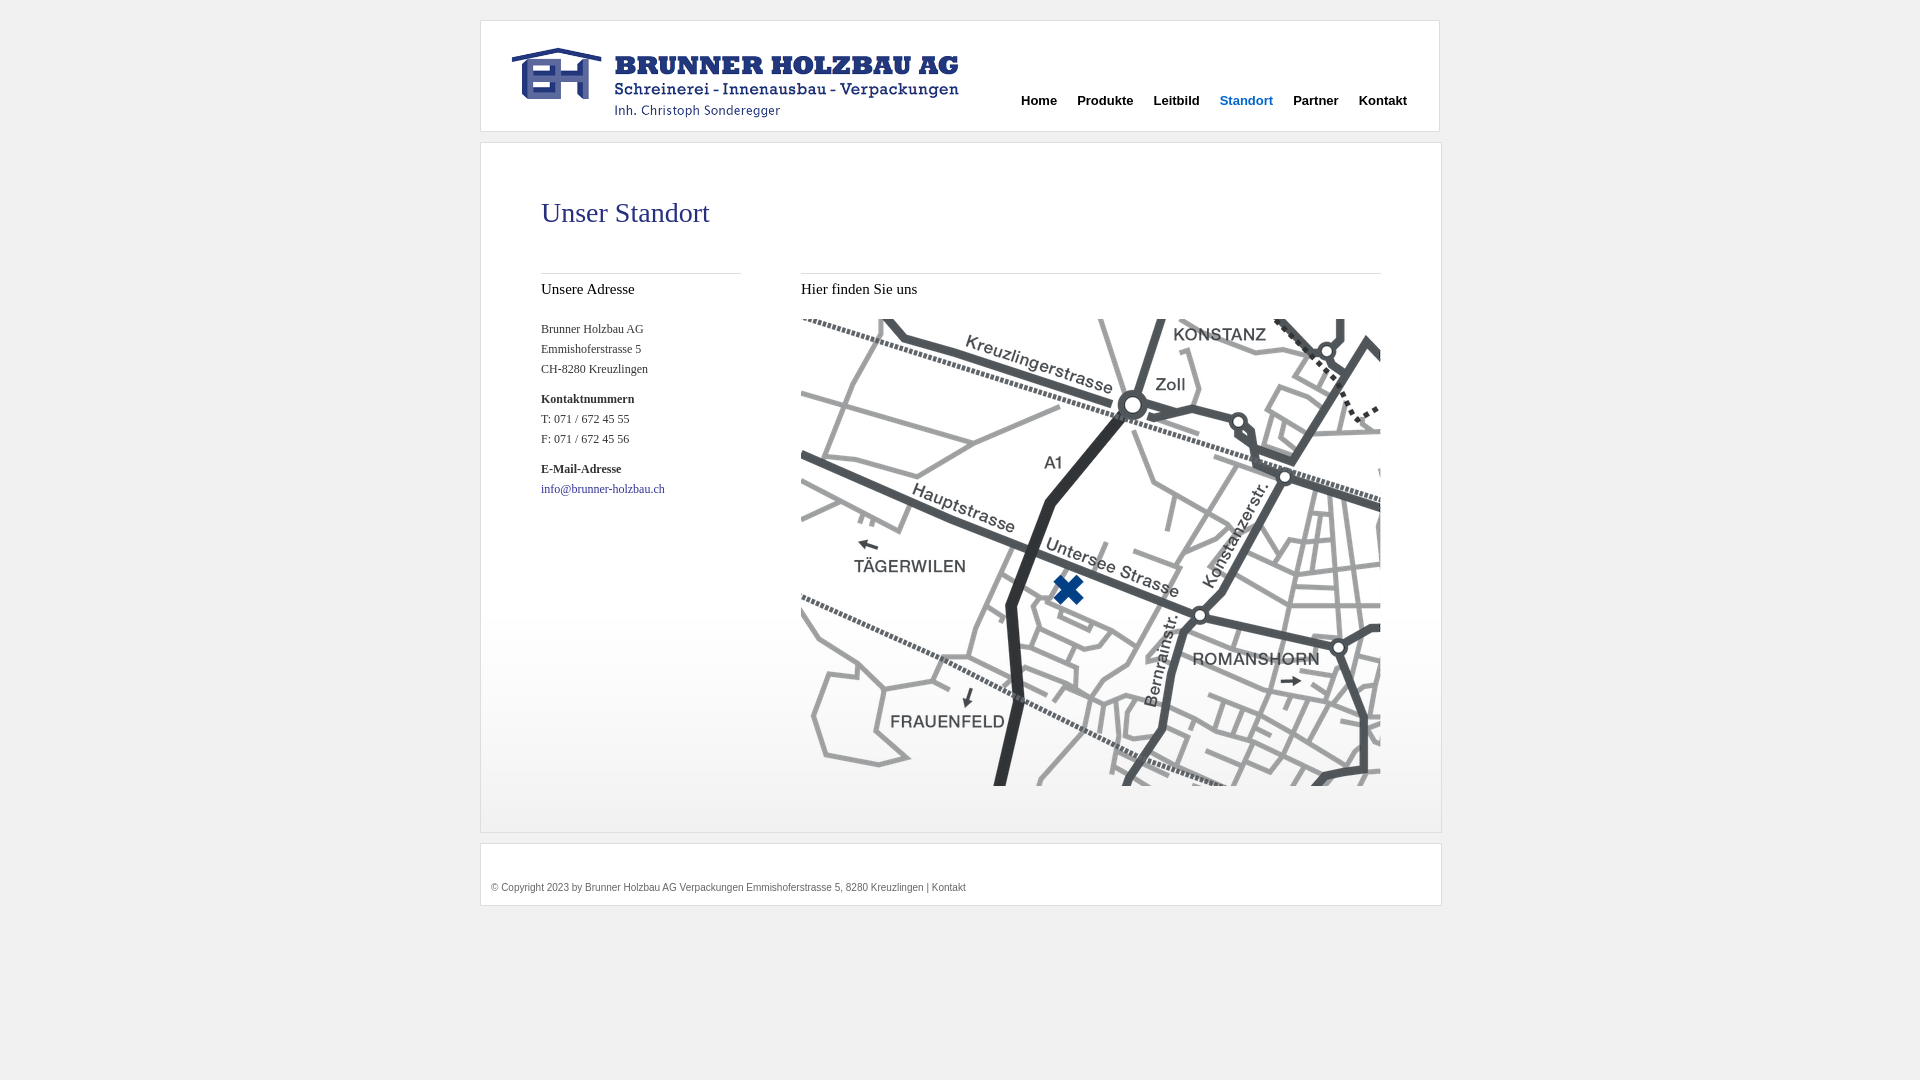  I want to click on 'Produkte', so click(1103, 100).